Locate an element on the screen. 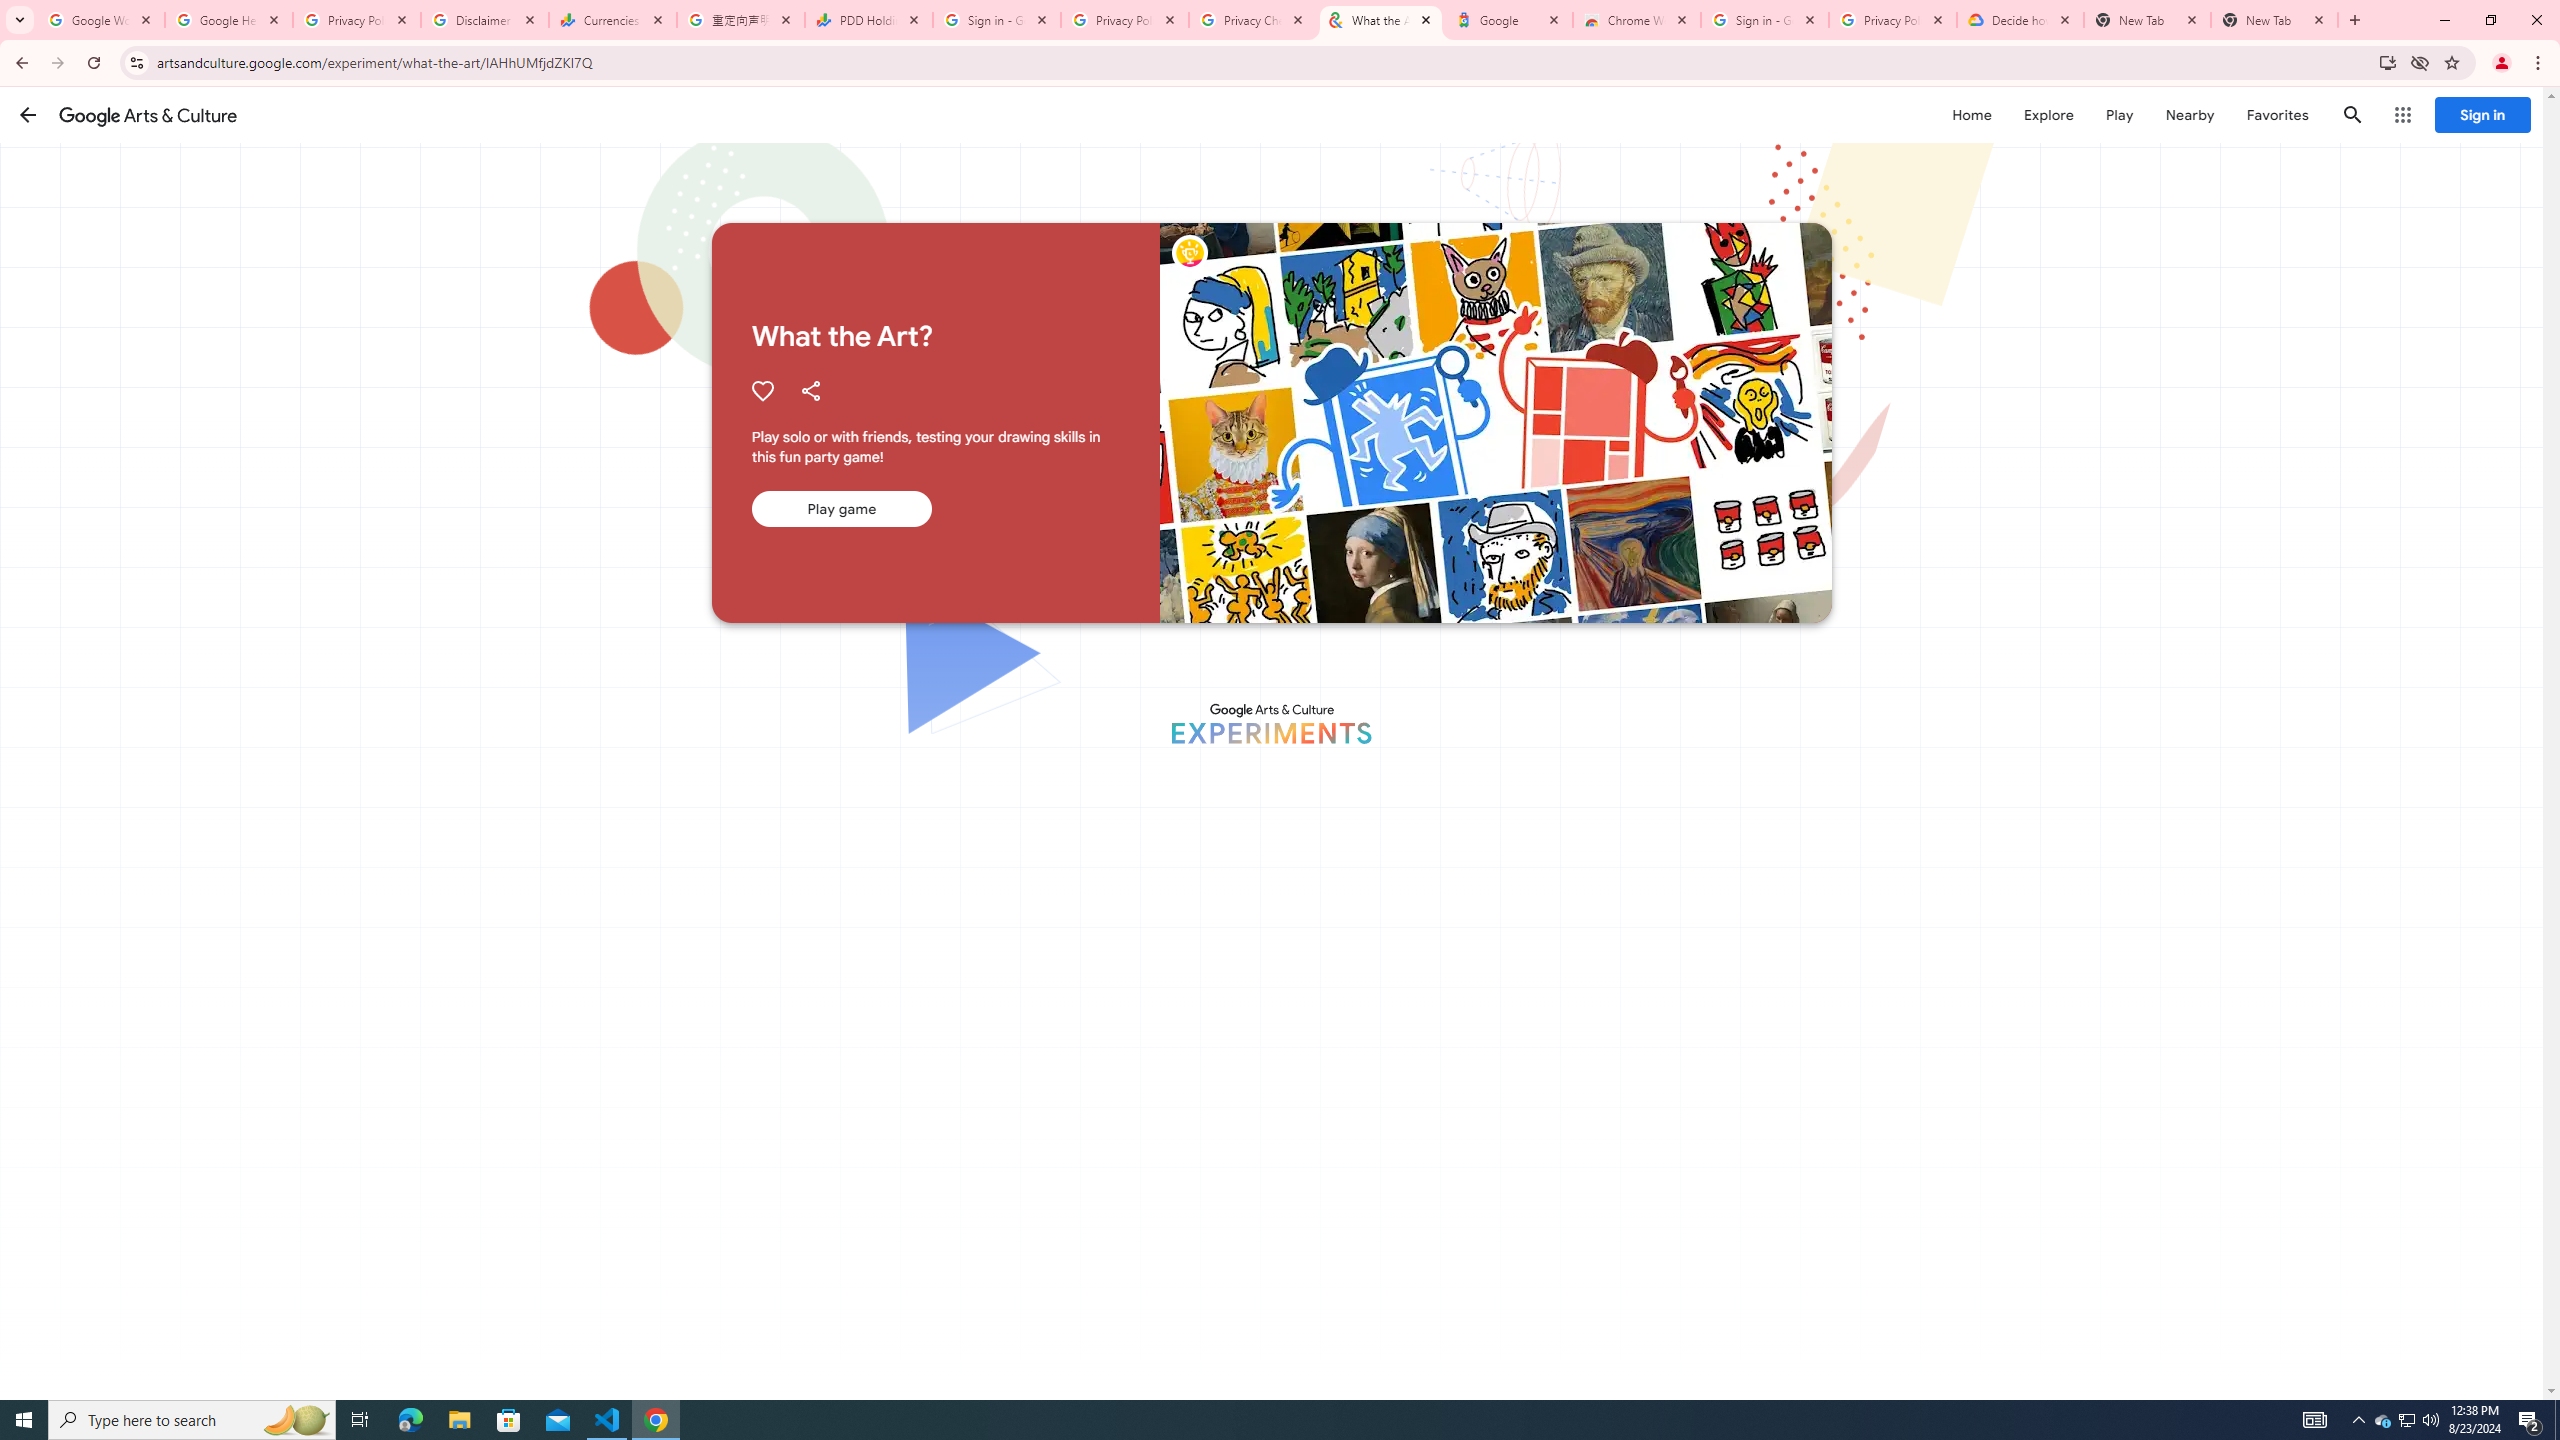 This screenshot has width=2560, height=1440. 'Back' is located at coordinates (19, 62).